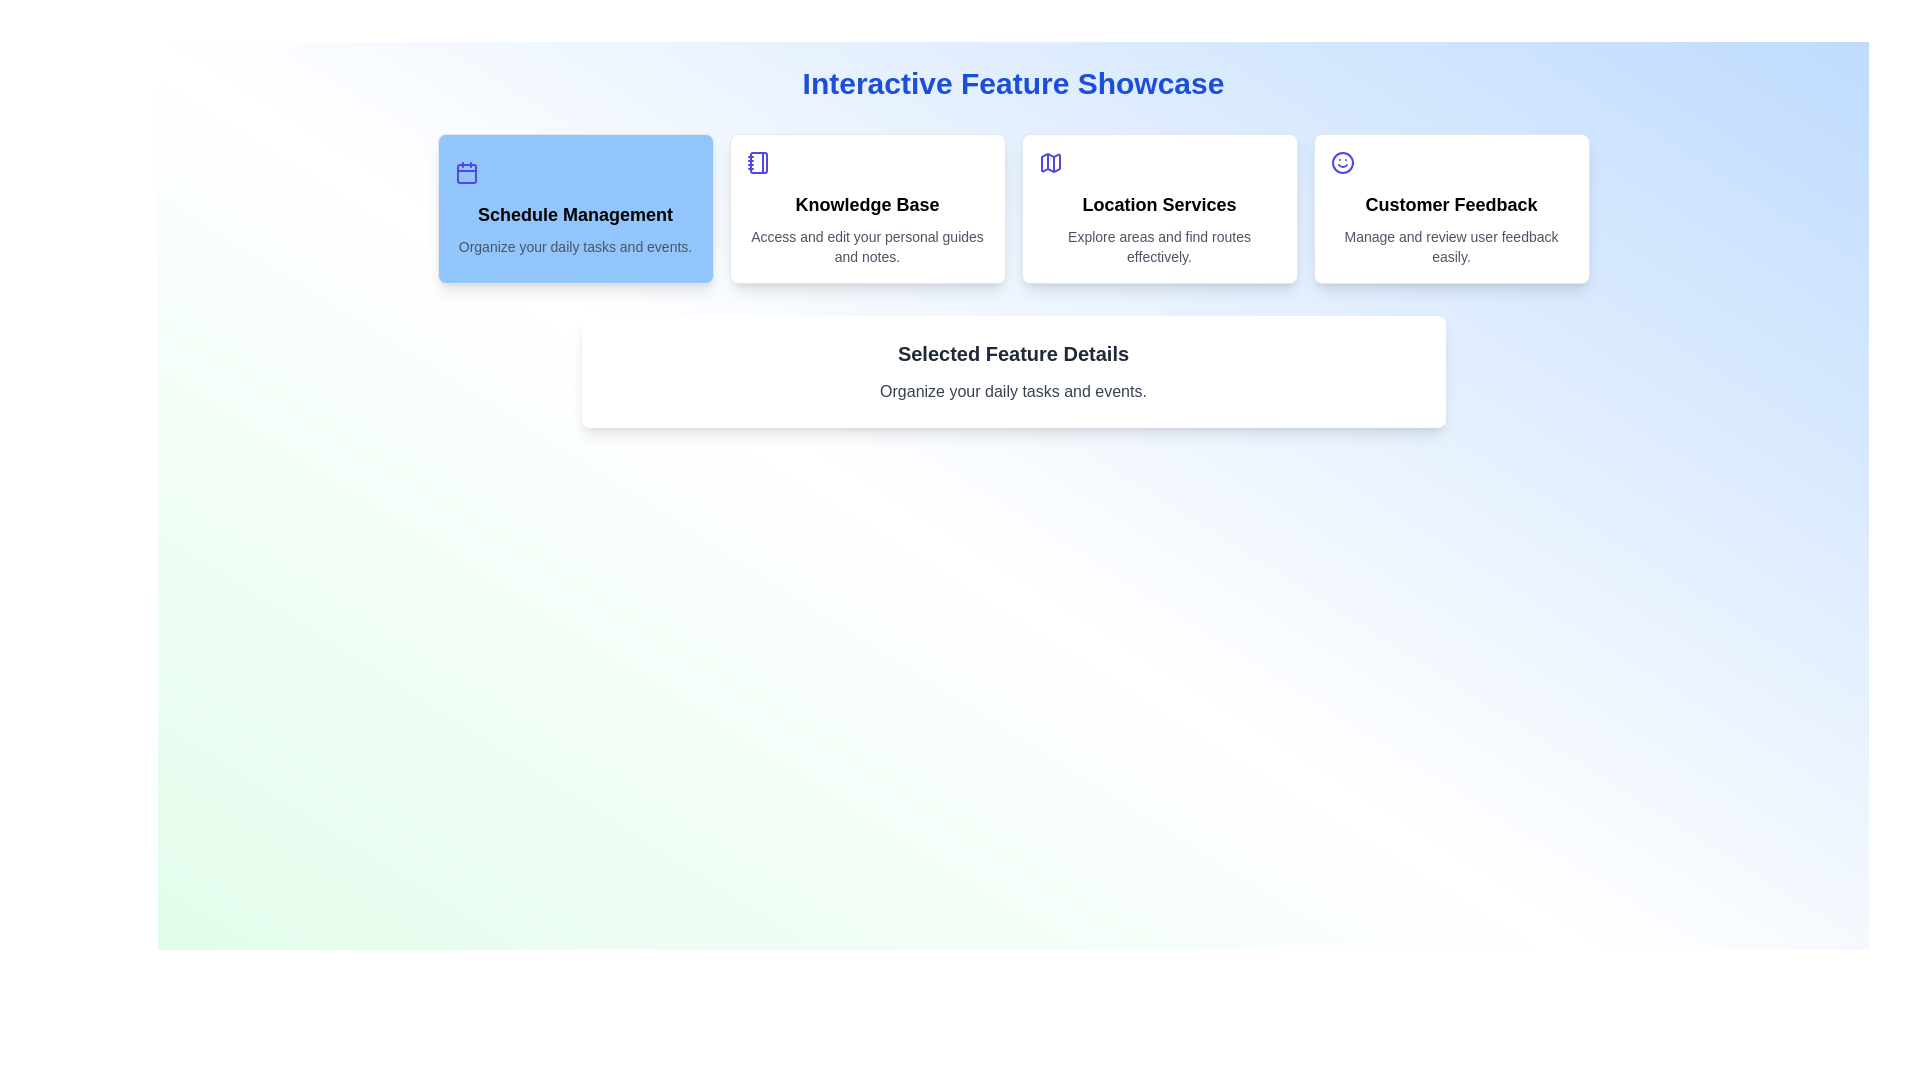 This screenshot has width=1920, height=1080. What do you see at coordinates (867, 208) in the screenshot?
I see `the second interactive card in the grid layout` at bounding box center [867, 208].